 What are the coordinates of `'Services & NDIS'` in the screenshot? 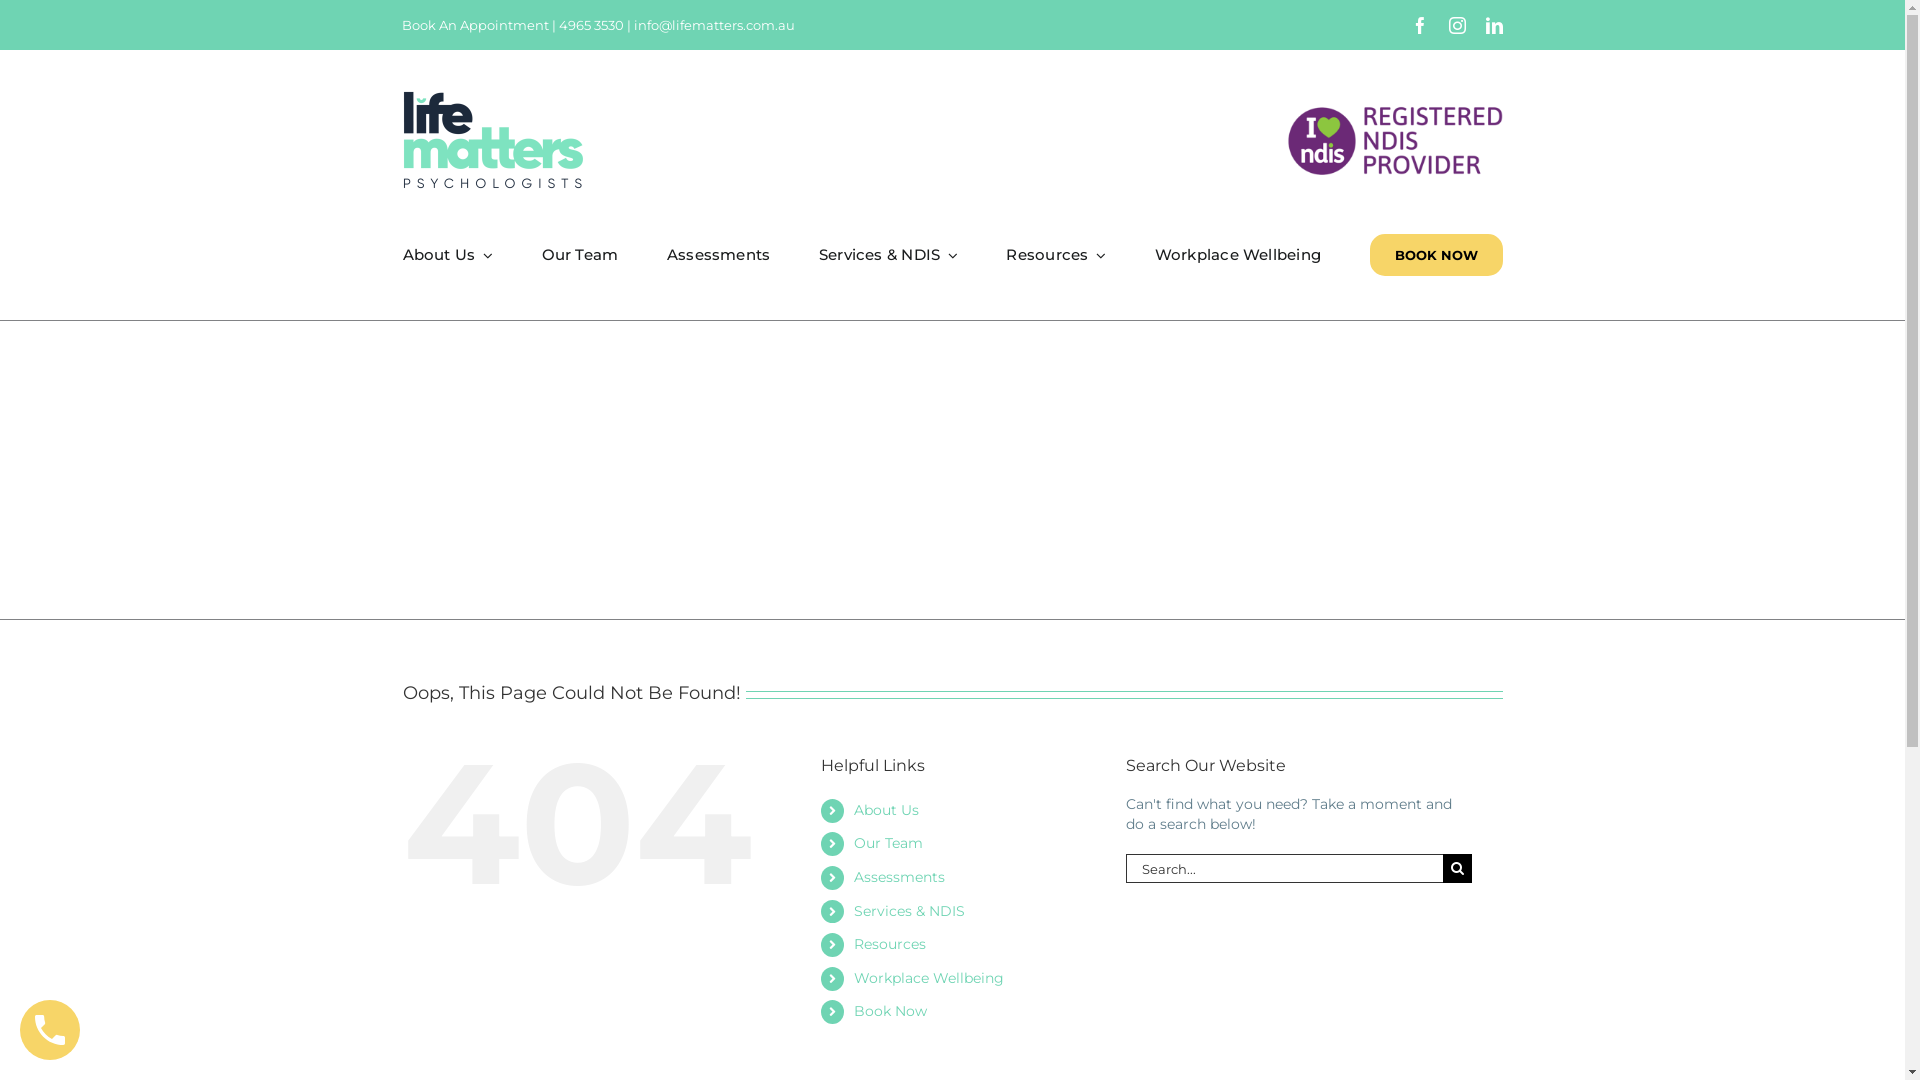 It's located at (908, 910).